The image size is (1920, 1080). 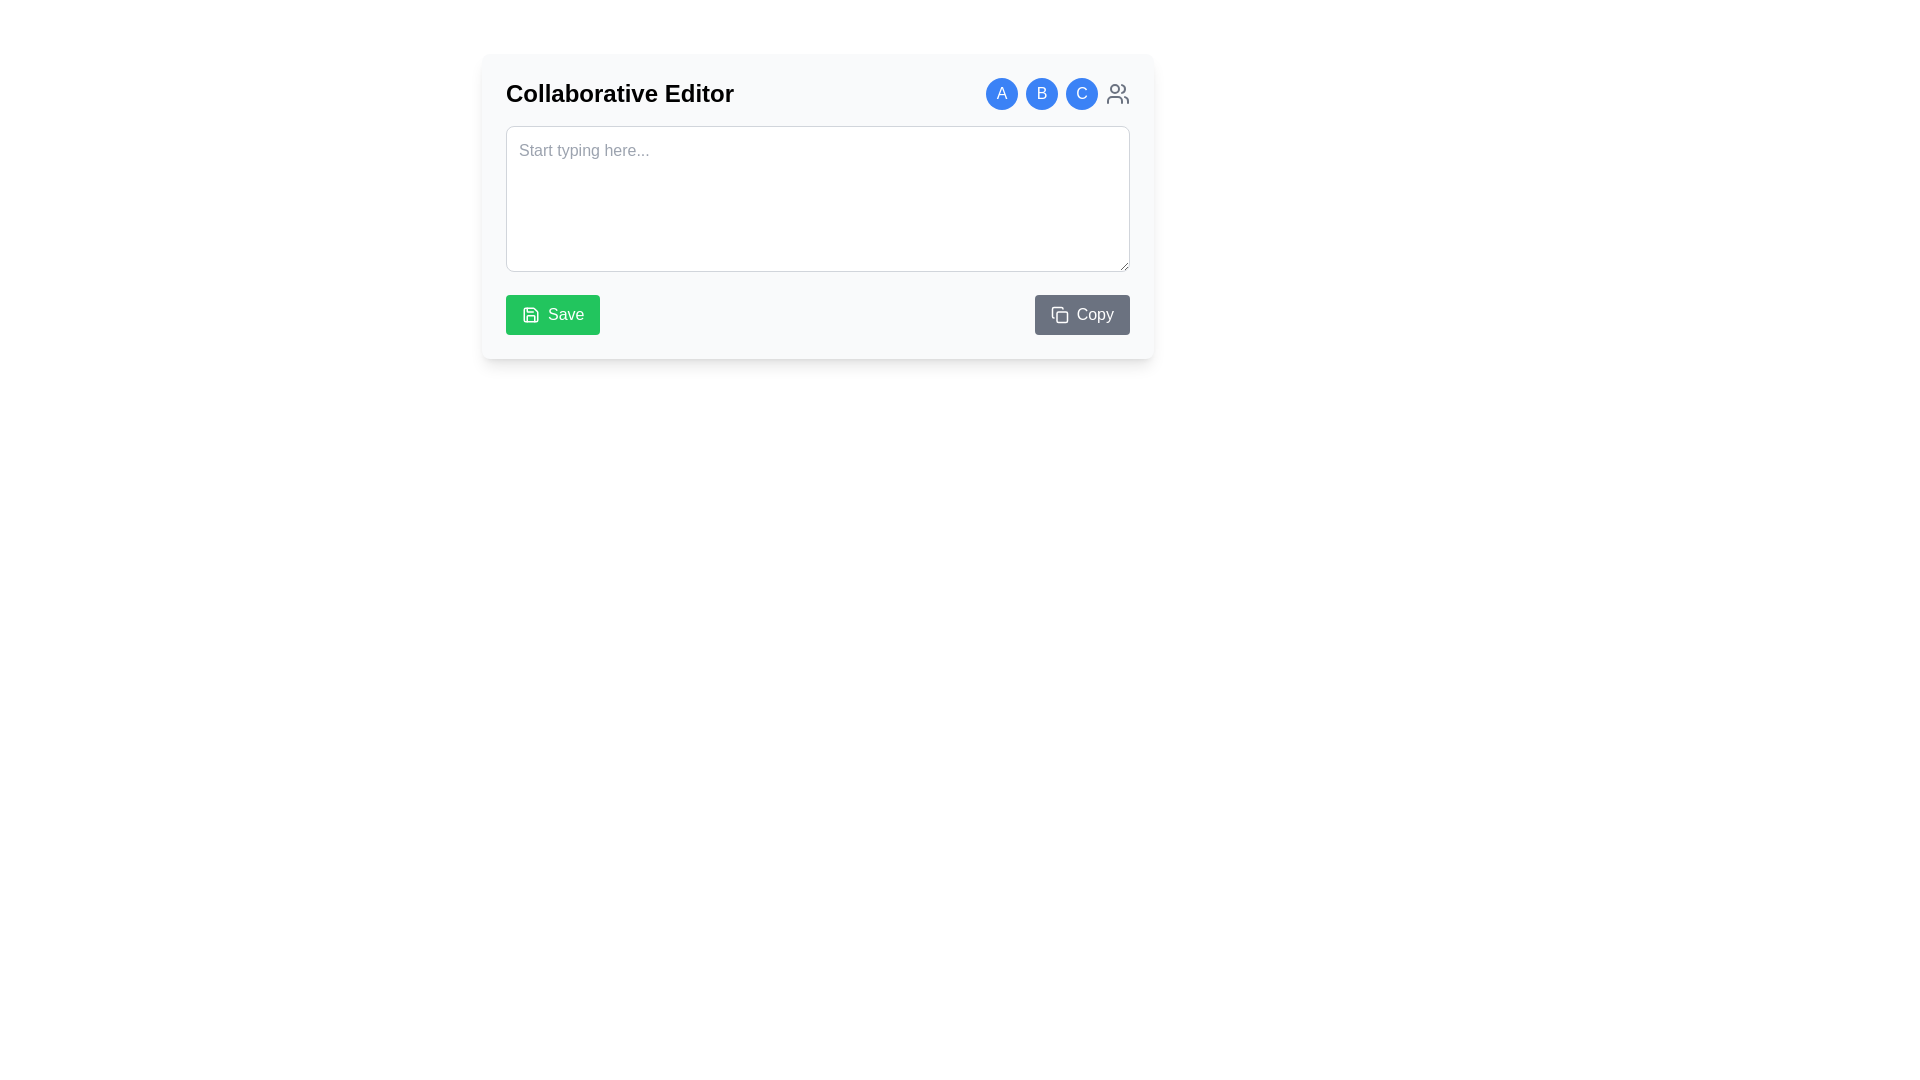 I want to click on the group of badges and an icon located at the far right of the header section titled 'Collaborative Editor', so click(x=1056, y=93).